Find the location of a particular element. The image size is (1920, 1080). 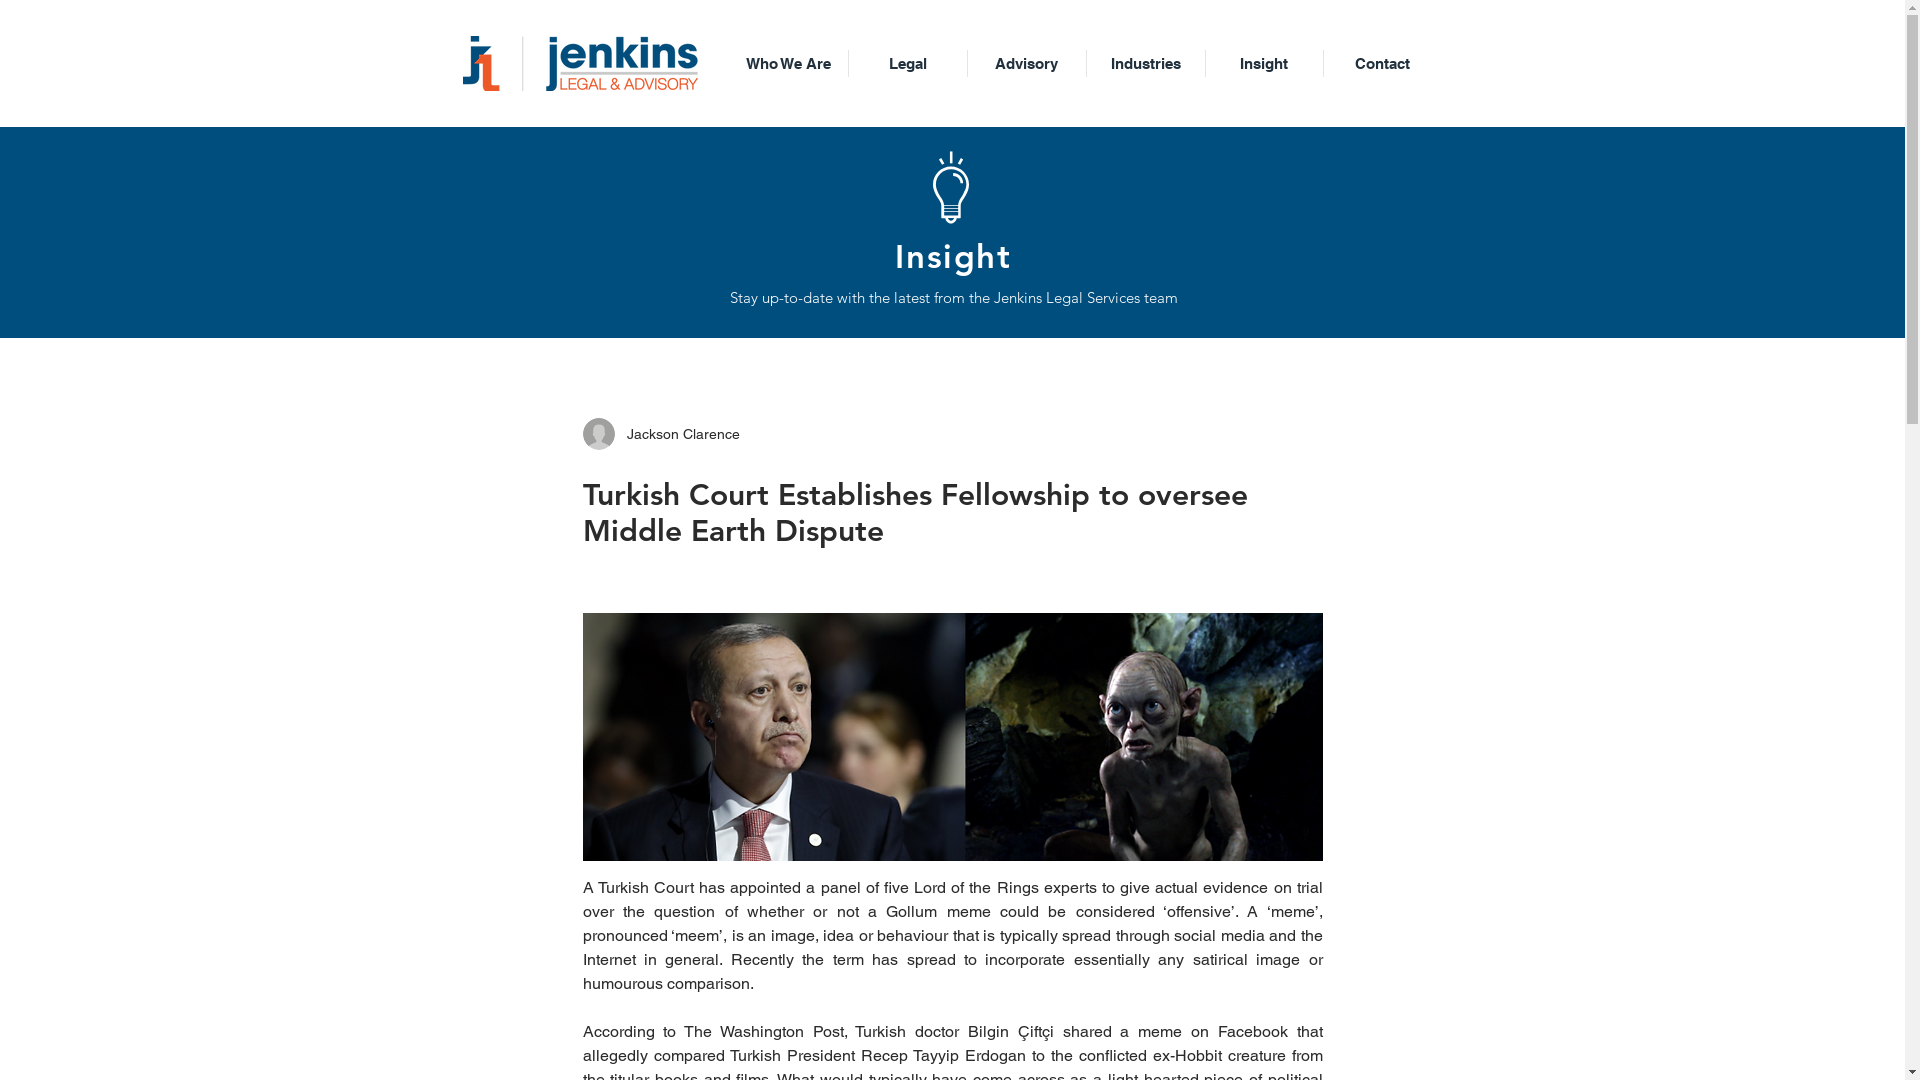

'Industries' is located at coordinates (1145, 62).